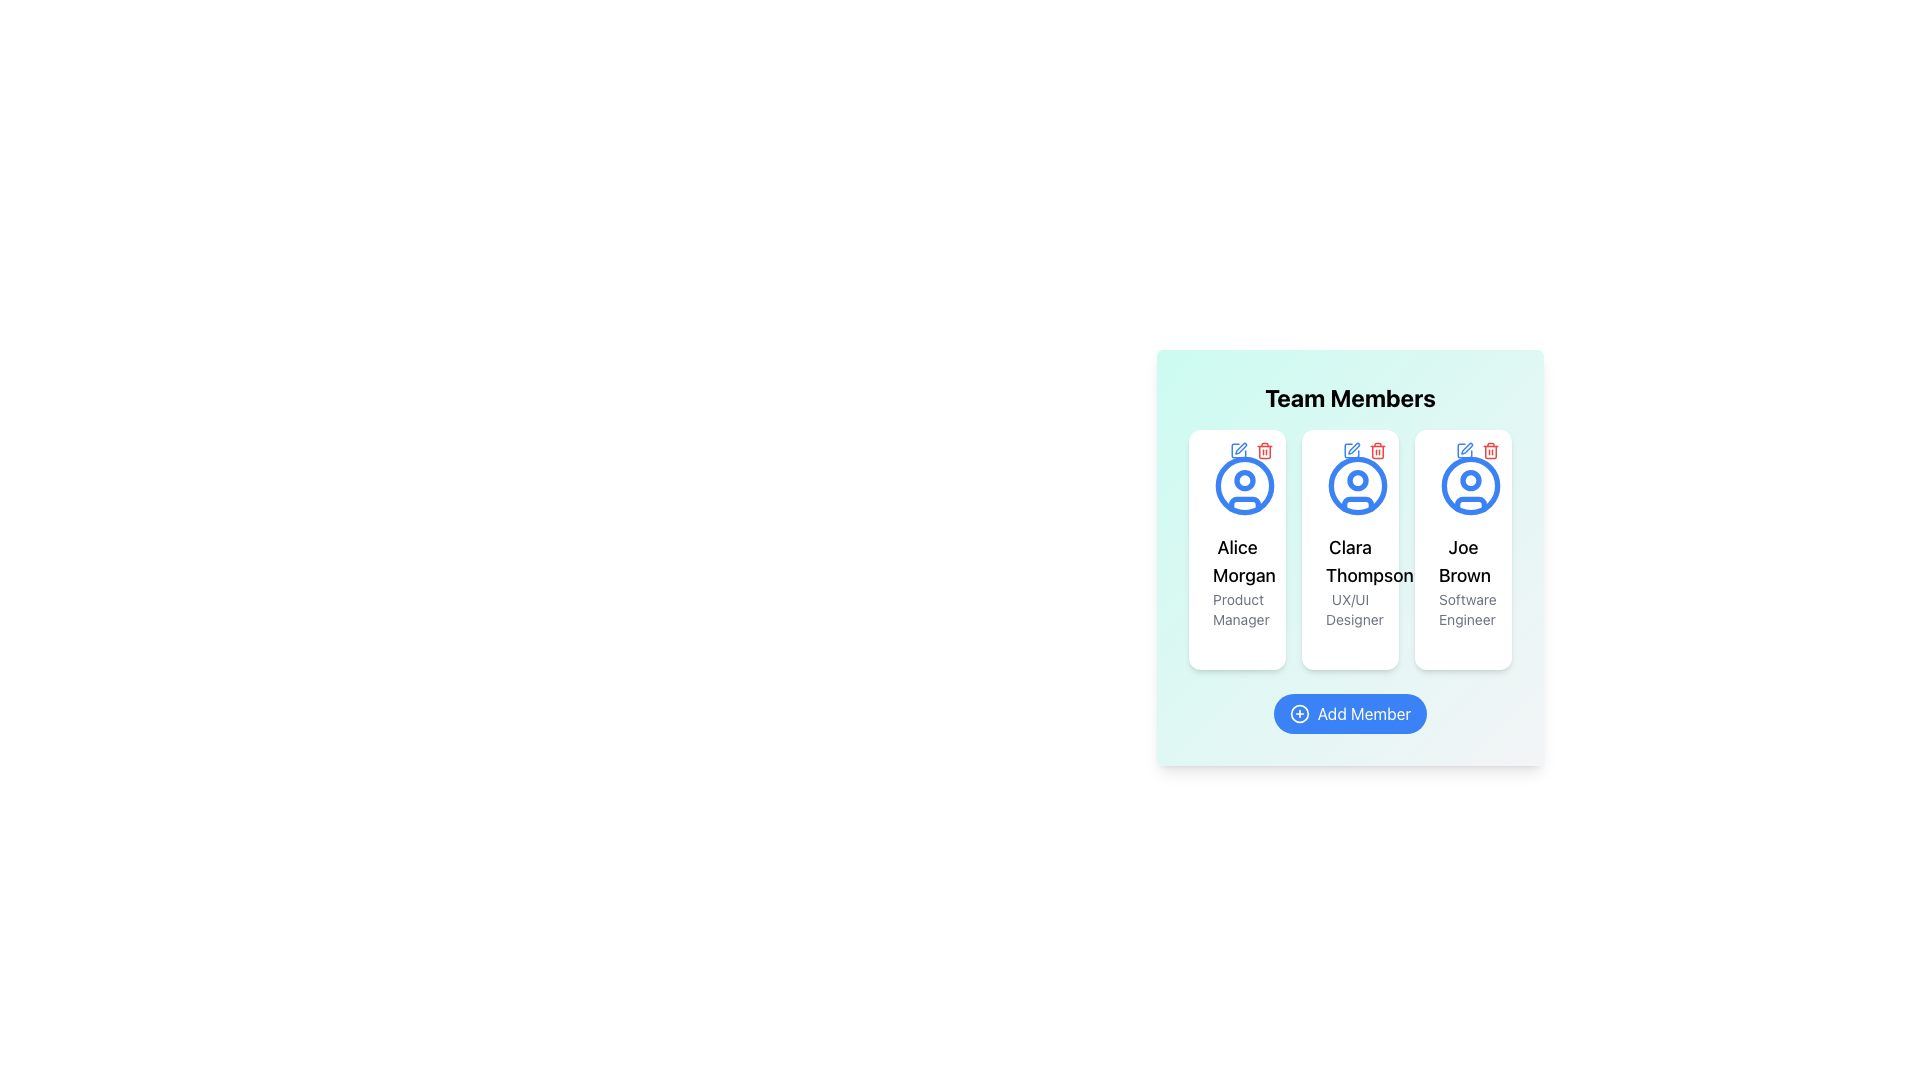 The image size is (1920, 1080). Describe the element at coordinates (1467, 446) in the screenshot. I see `the pen-shaped icon located in the top-right region of the user information card to initiate editing the user information` at that location.